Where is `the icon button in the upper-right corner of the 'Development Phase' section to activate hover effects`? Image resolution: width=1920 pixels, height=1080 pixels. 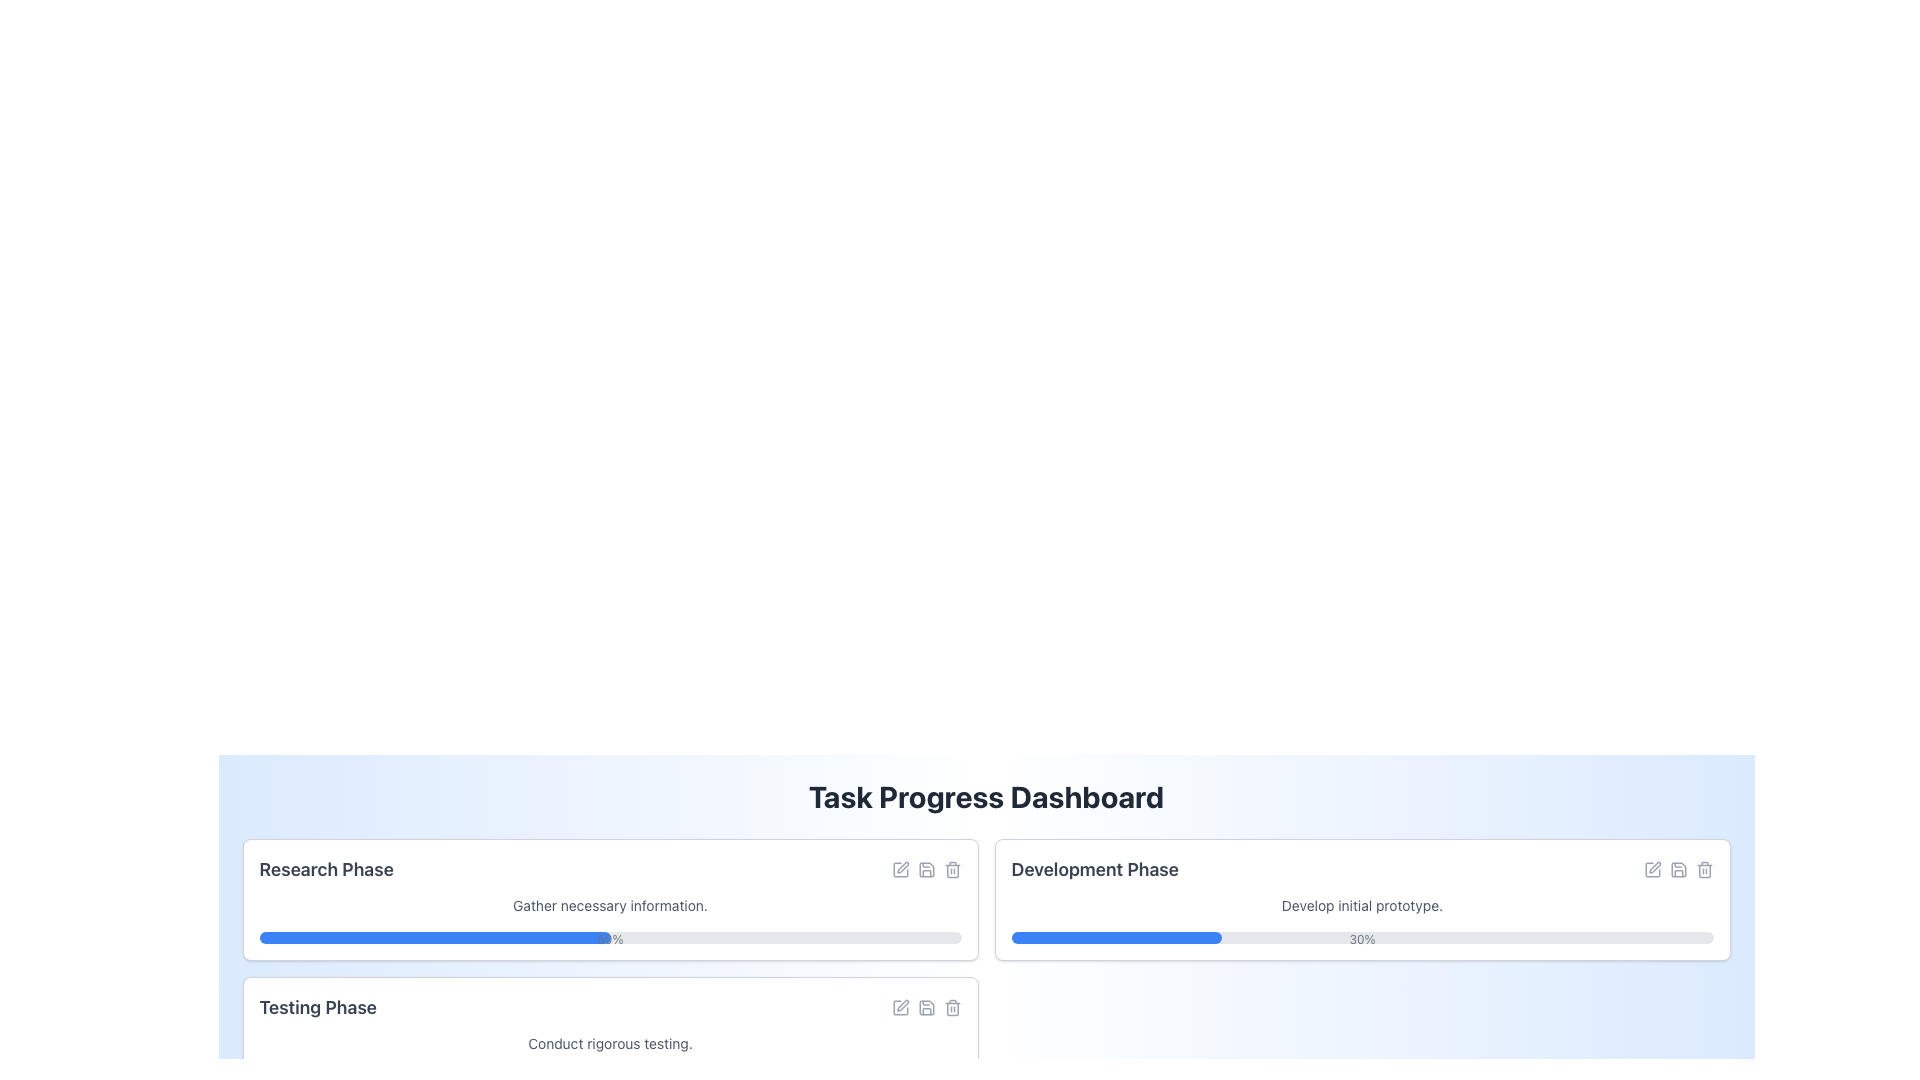 the icon button in the upper-right corner of the 'Development Phase' section to activate hover effects is located at coordinates (1678, 869).